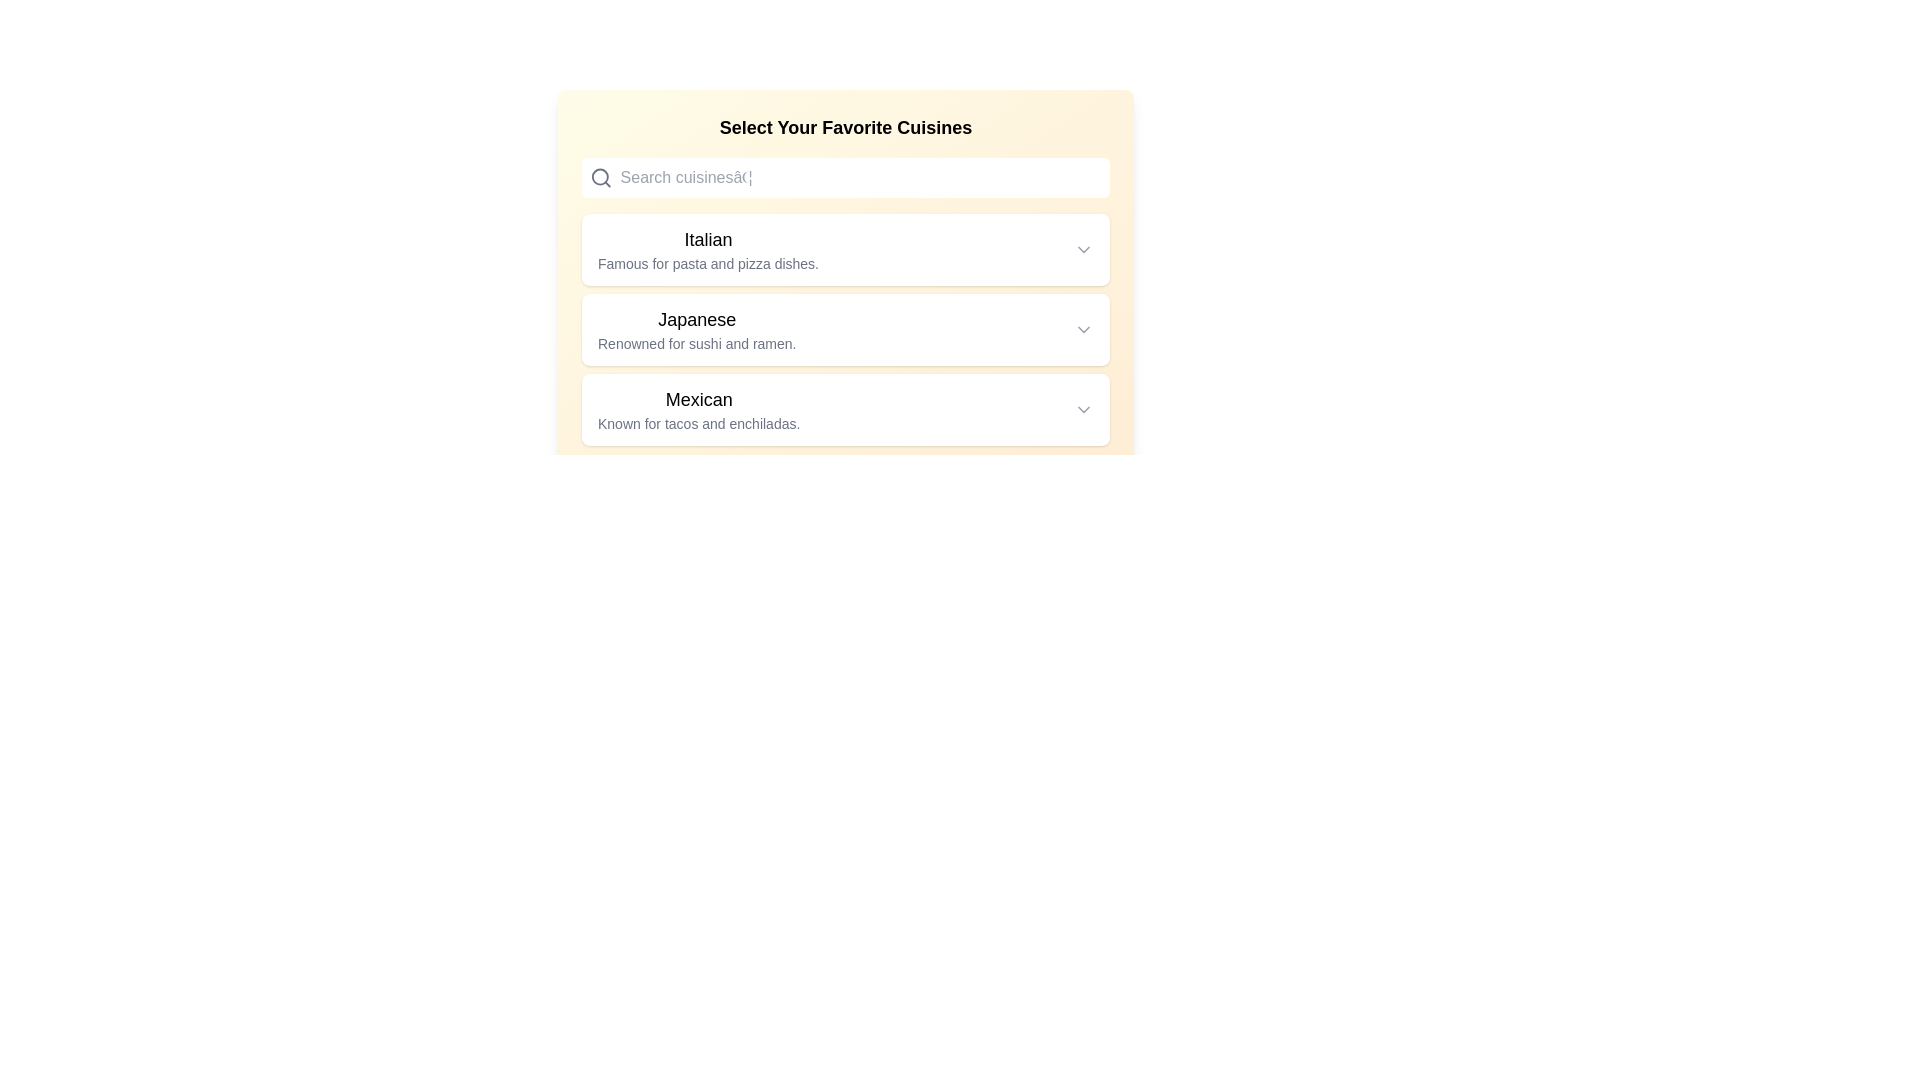 The image size is (1920, 1080). What do you see at coordinates (699, 408) in the screenshot?
I see `the text block within the card that displays information about Mexican cuisine, located` at bounding box center [699, 408].